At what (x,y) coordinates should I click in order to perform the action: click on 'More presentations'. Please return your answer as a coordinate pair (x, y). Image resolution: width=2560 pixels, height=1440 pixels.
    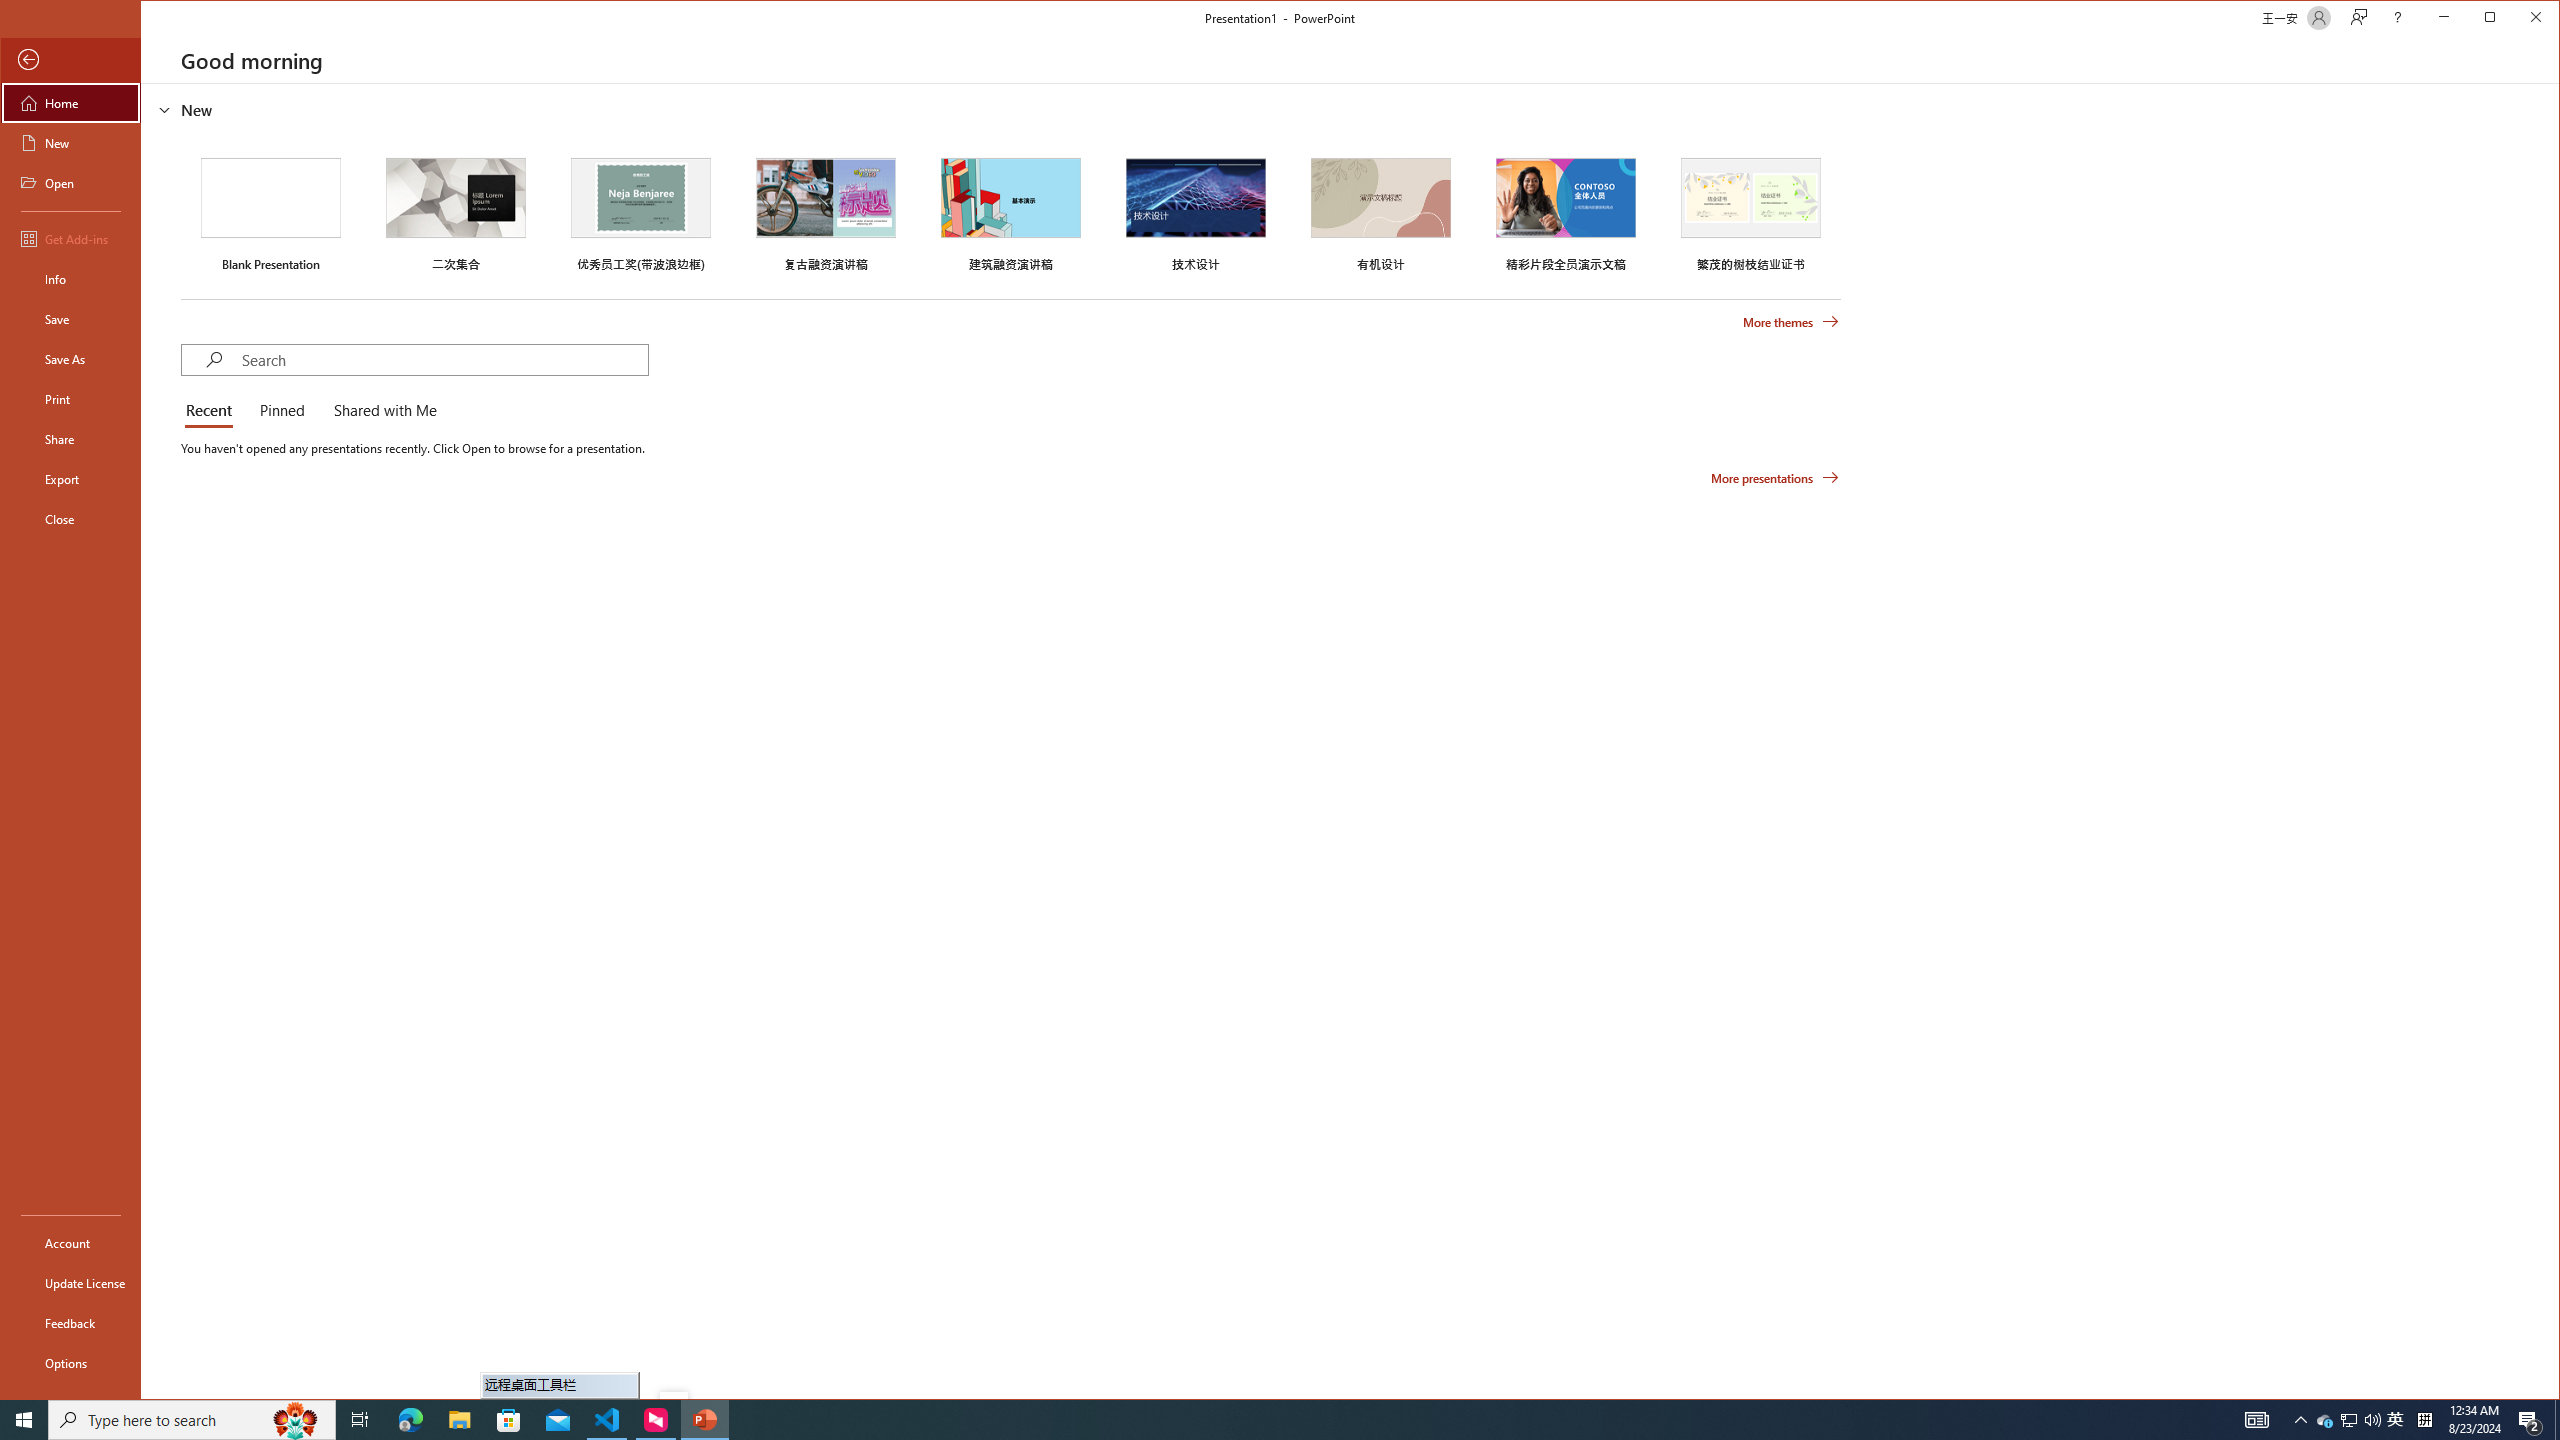
    Looking at the image, I should click on (1774, 478).